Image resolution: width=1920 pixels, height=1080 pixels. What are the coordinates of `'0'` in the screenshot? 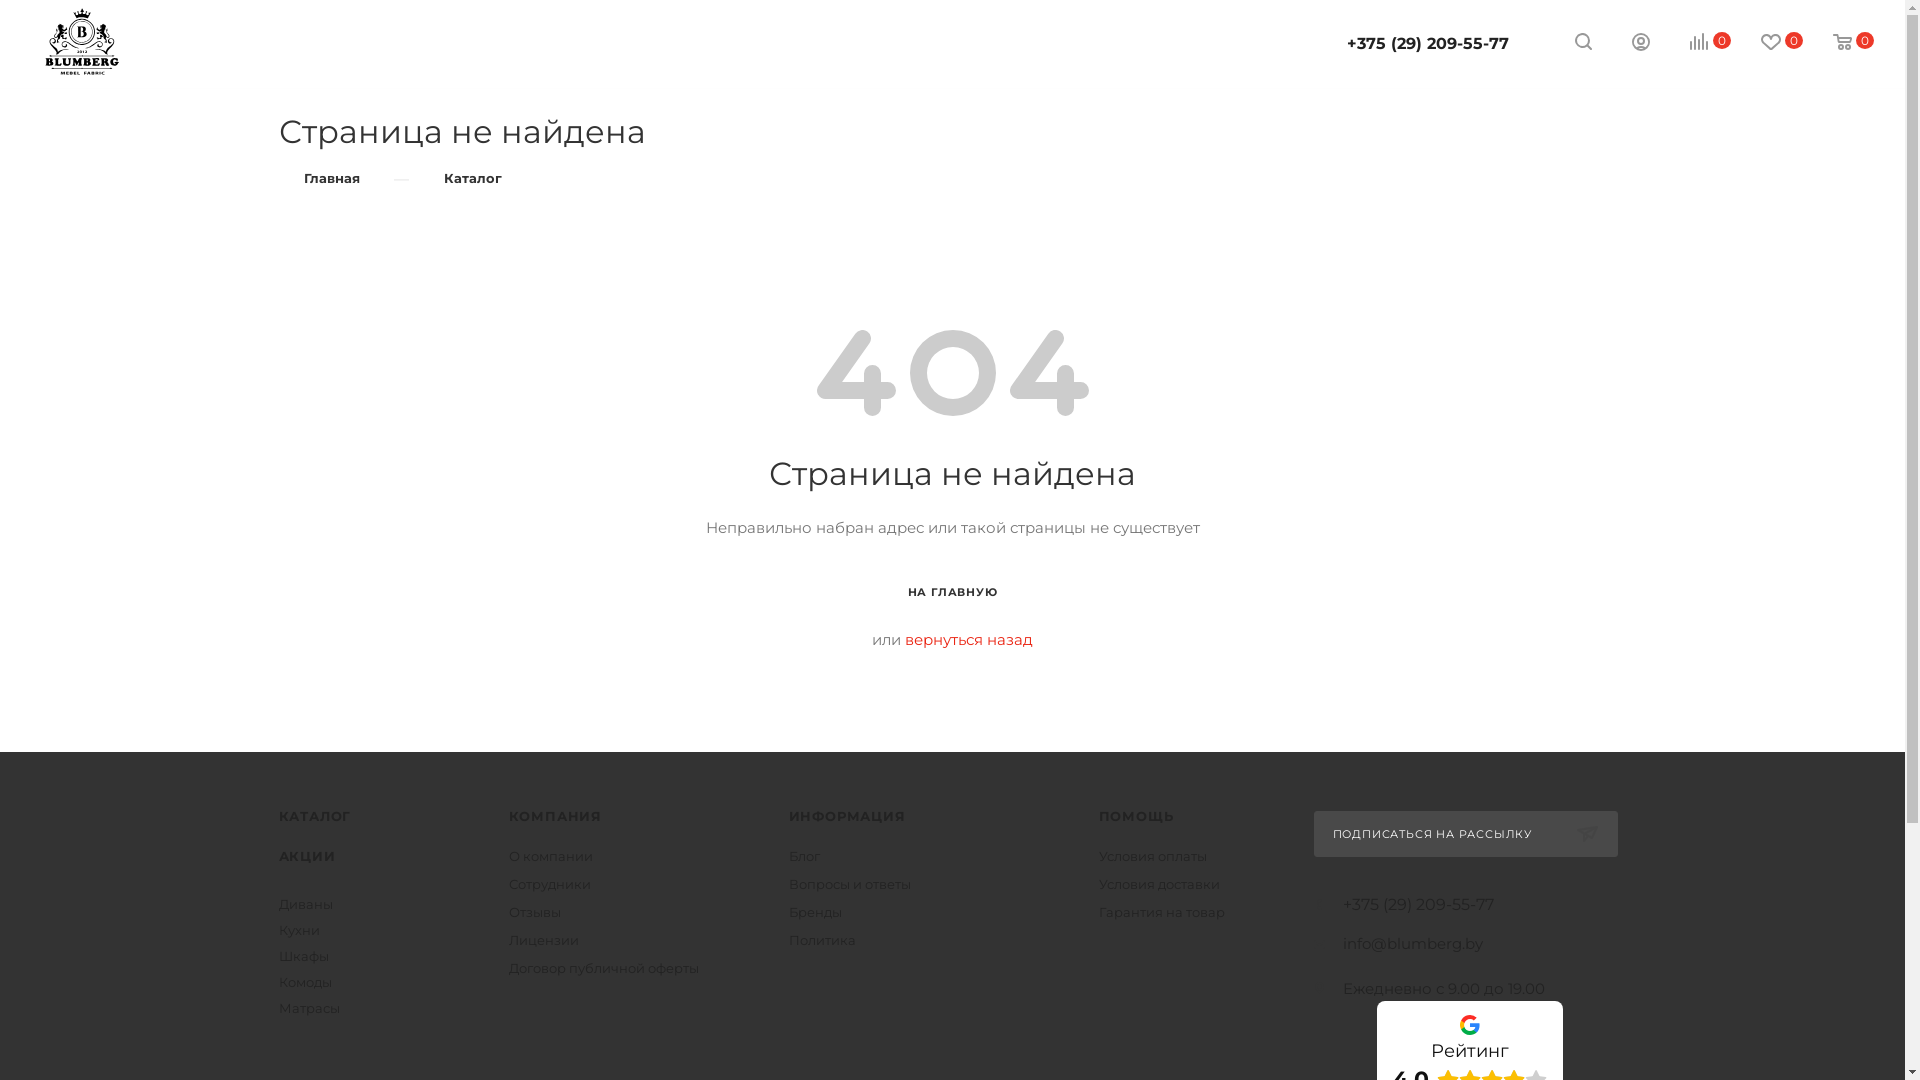 It's located at (1767, 42).